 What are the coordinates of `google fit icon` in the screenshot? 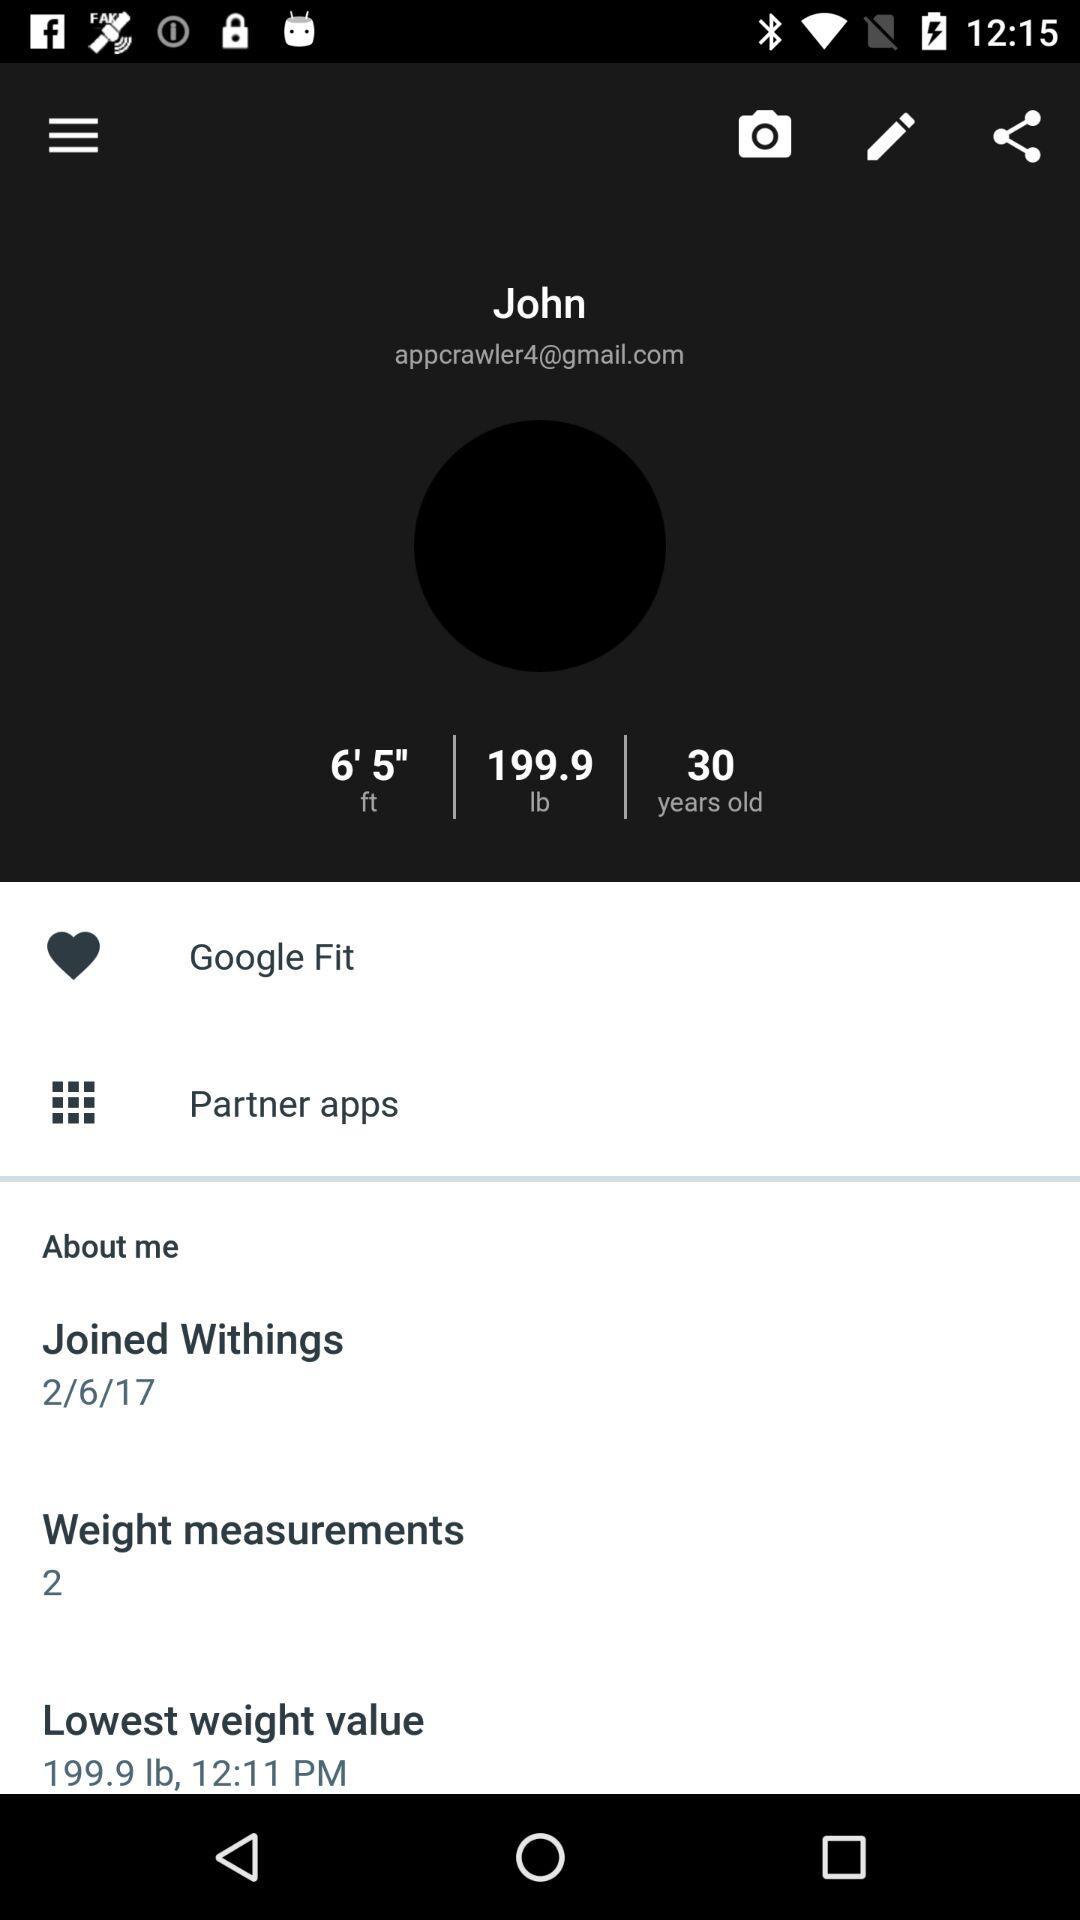 It's located at (540, 954).